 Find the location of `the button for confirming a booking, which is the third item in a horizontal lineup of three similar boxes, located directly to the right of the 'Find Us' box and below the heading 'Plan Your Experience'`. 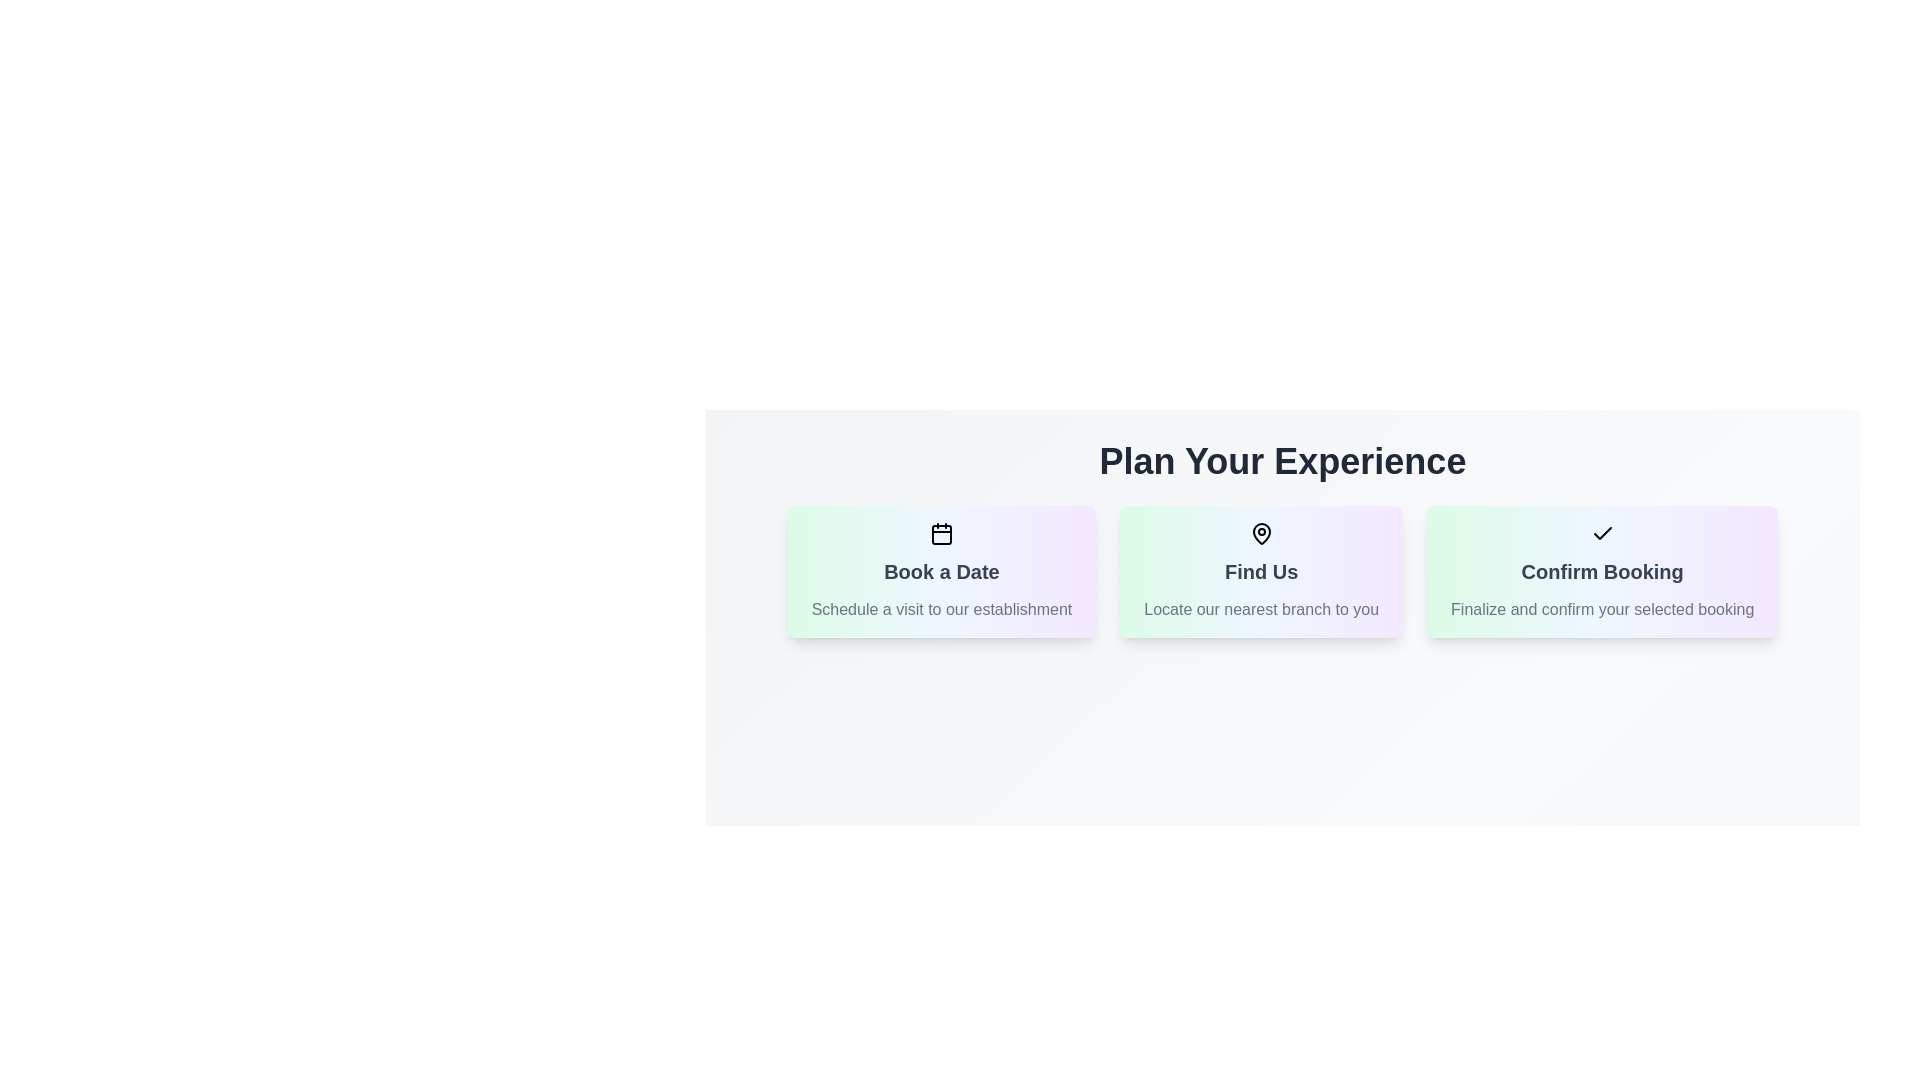

the button for confirming a booking, which is the third item in a horizontal lineup of three similar boxes, located directly to the right of the 'Find Us' box and below the heading 'Plan Your Experience' is located at coordinates (1602, 571).